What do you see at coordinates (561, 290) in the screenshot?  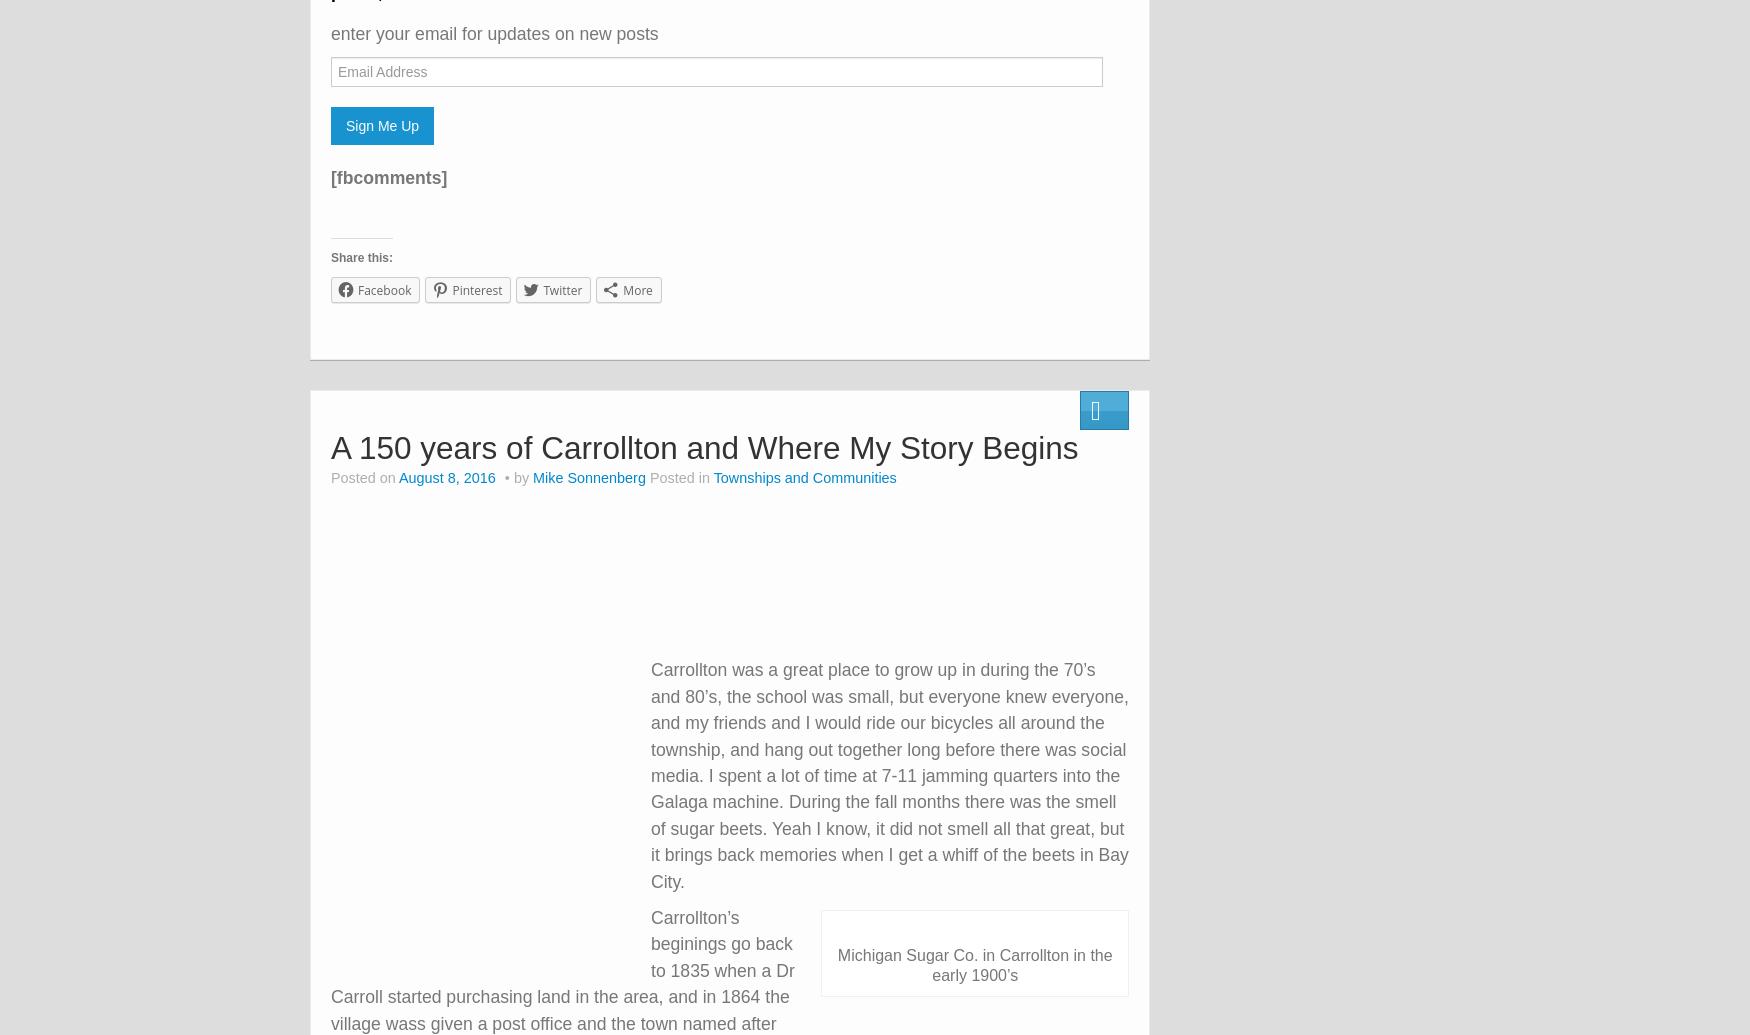 I see `'Twitter'` at bounding box center [561, 290].